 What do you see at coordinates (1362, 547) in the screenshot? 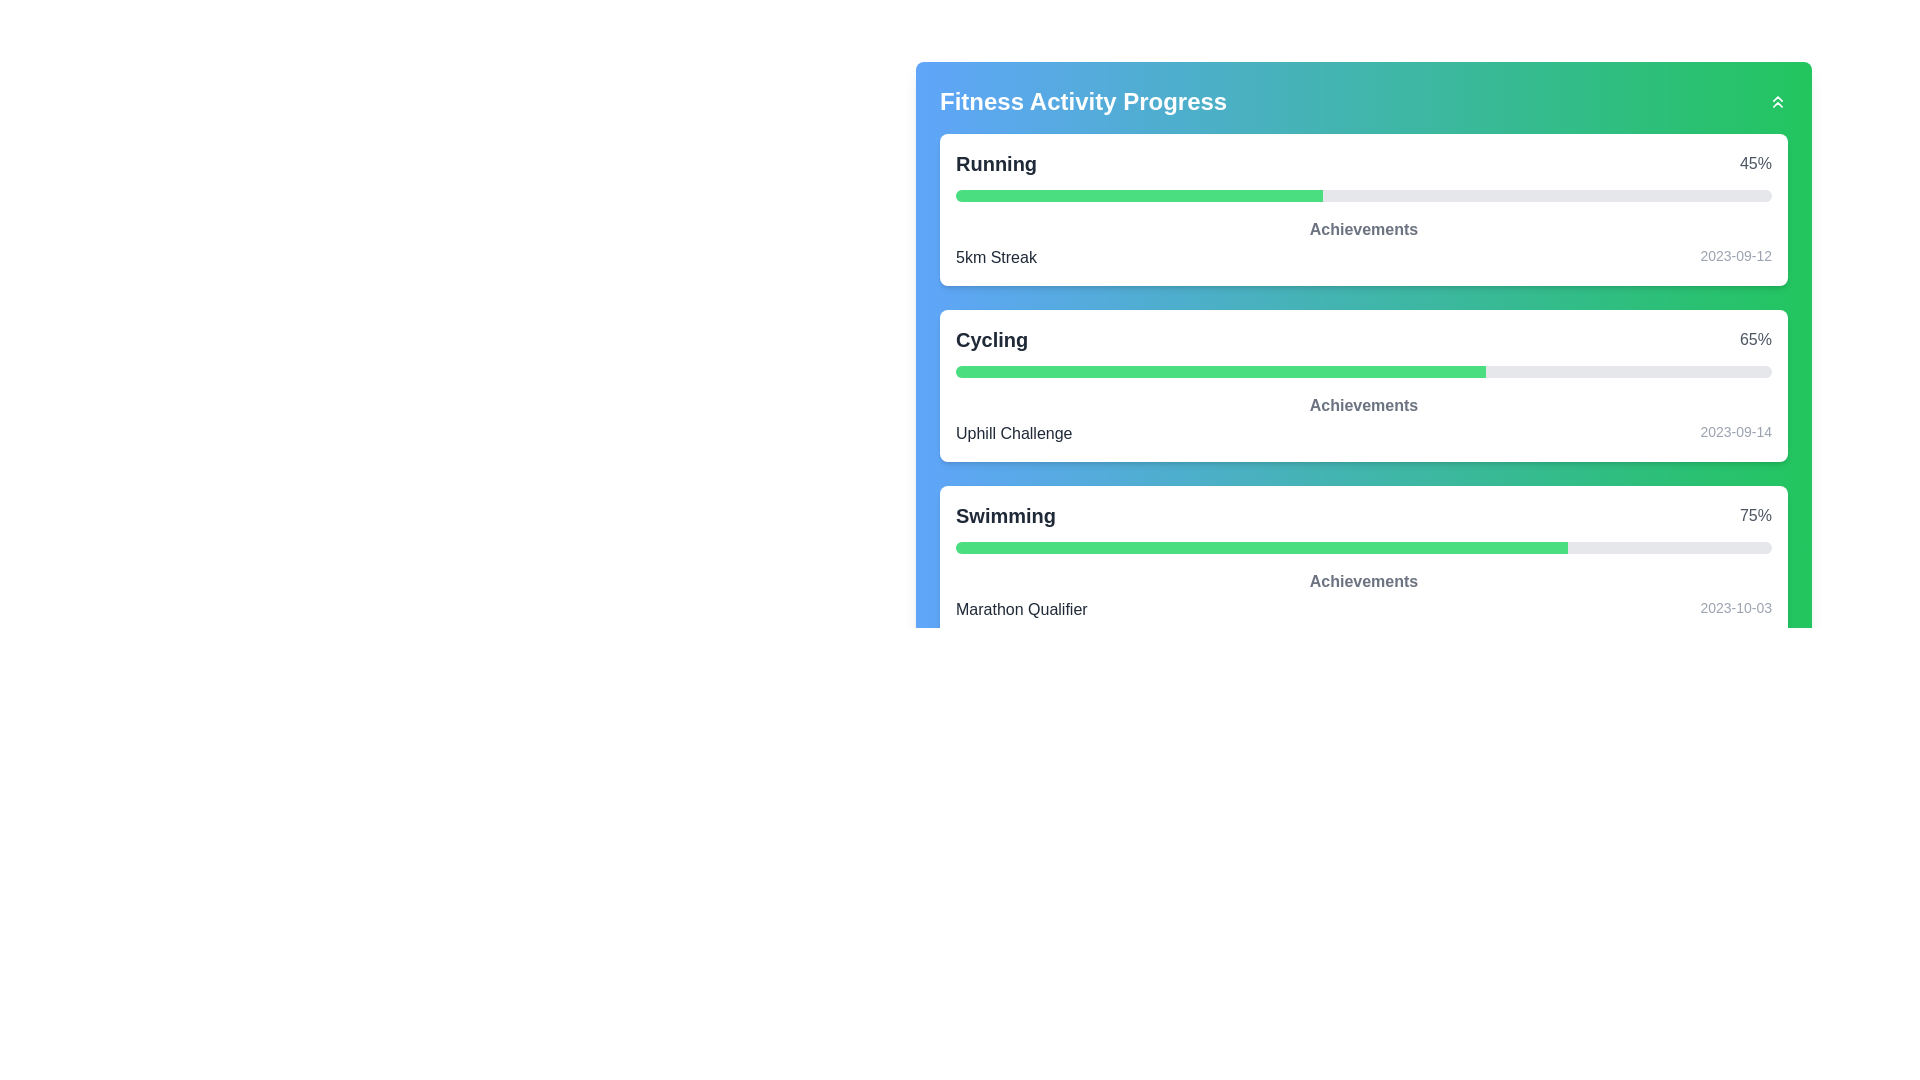
I see `the progress bar representing 75% completion in swimming activity, located below the 'Swimming' label and above the 'Achievements' label` at bounding box center [1362, 547].